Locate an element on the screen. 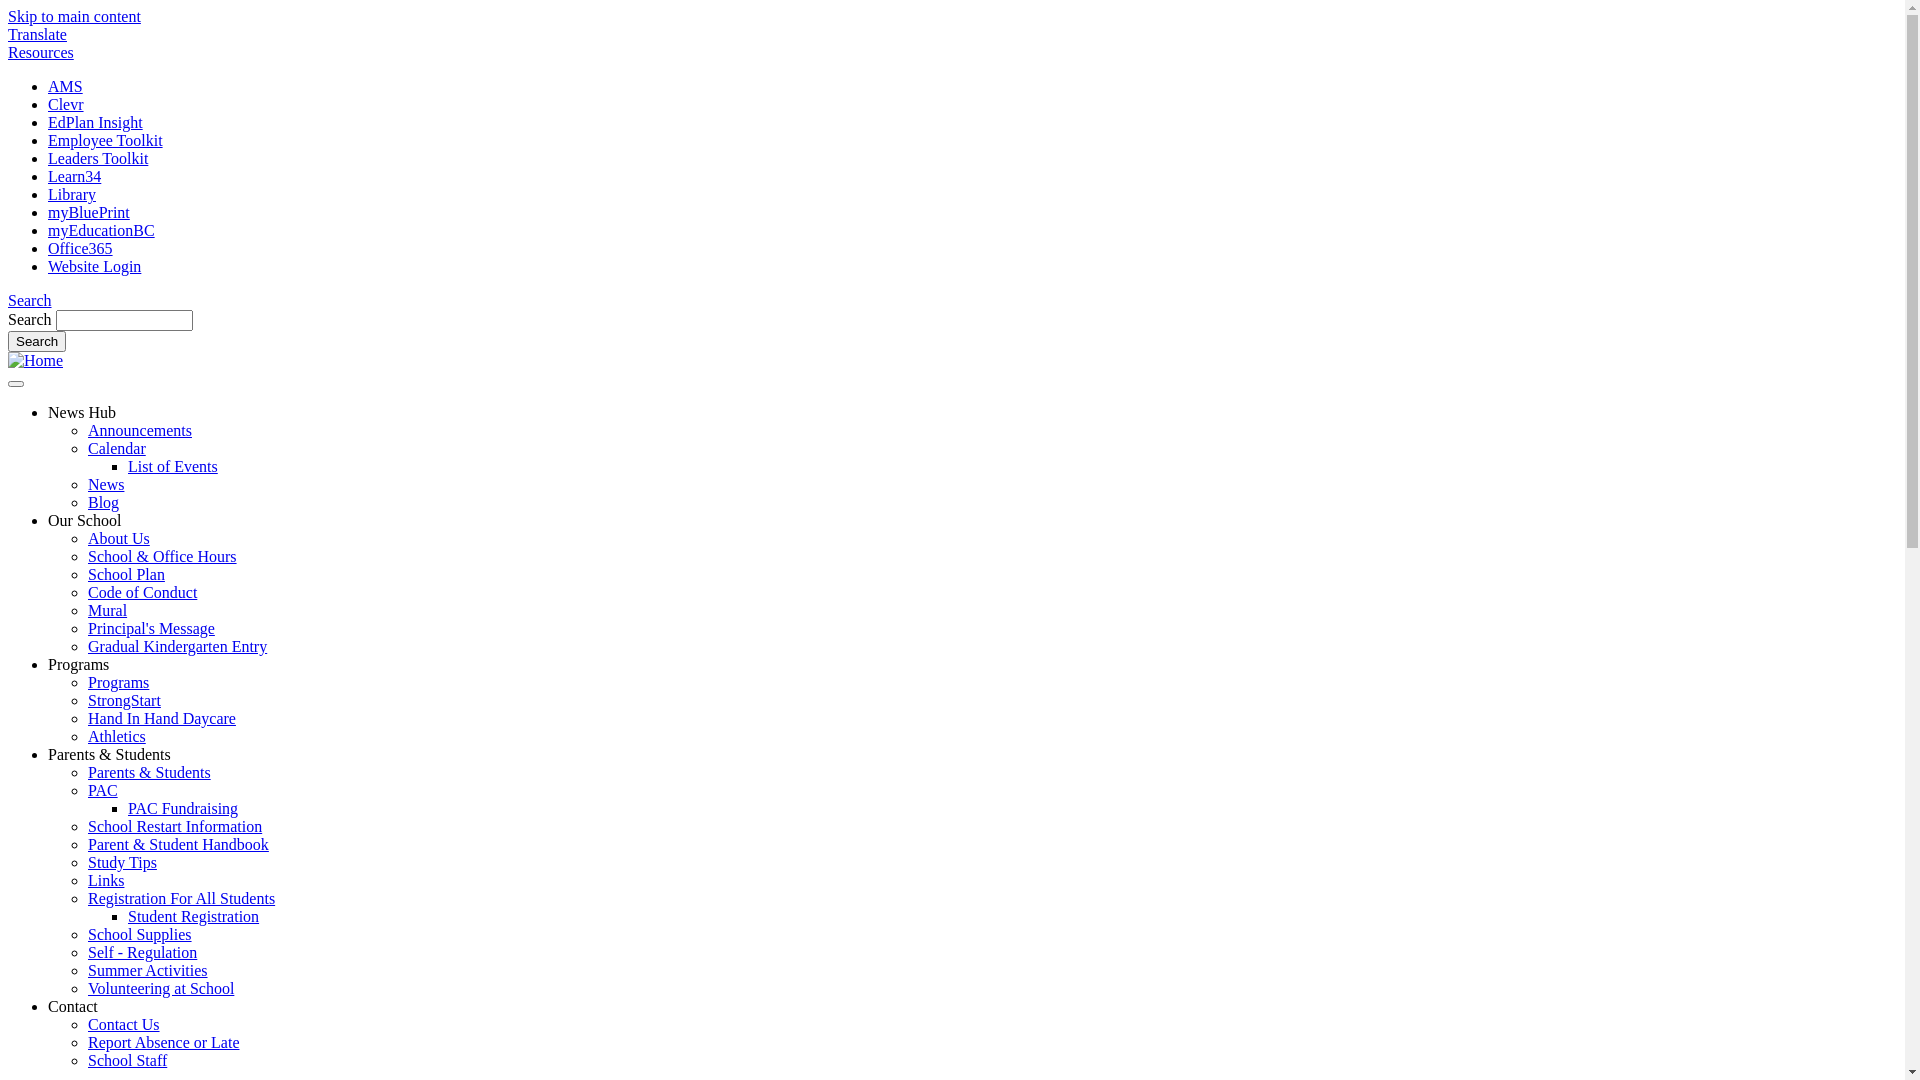 The height and width of the screenshot is (1080, 1920). 'Athletics' is located at coordinates (86, 736).